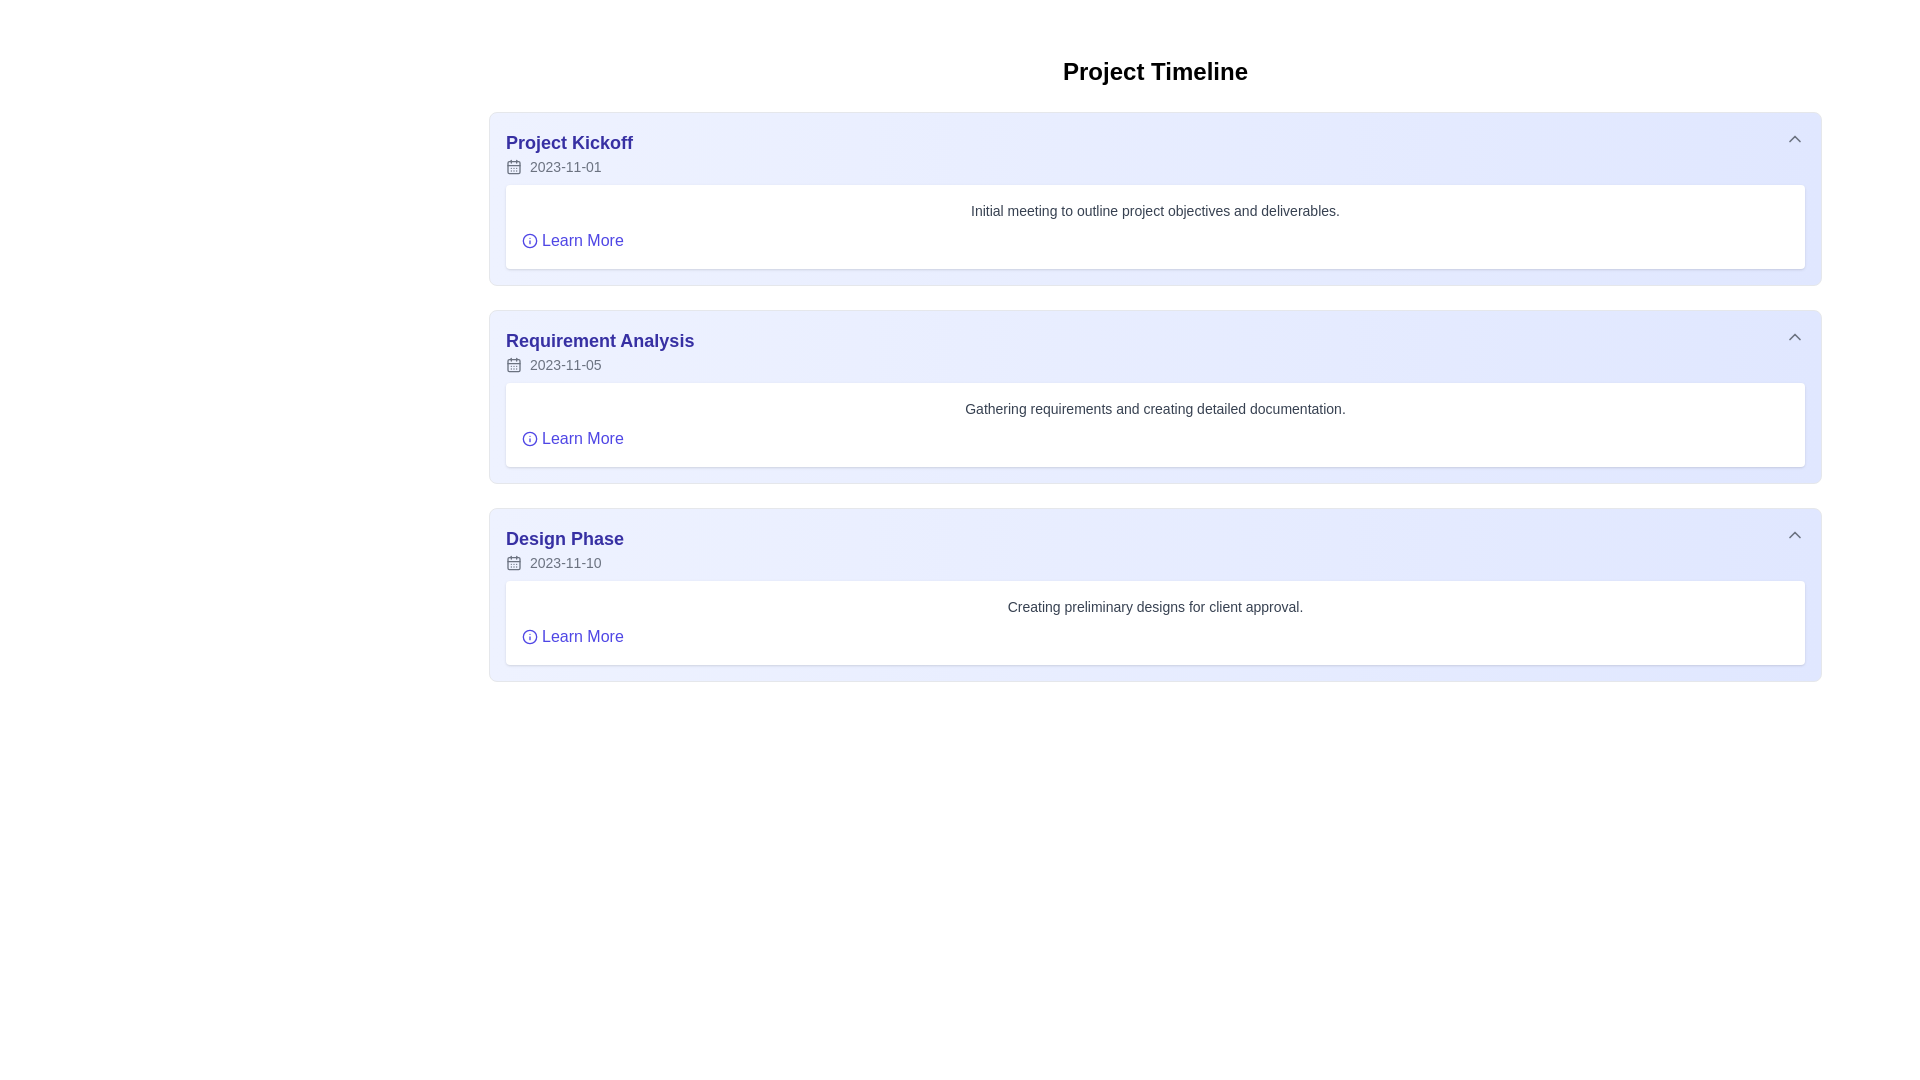  Describe the element at coordinates (513, 563) in the screenshot. I see `the small gray calendar icon located to the left of the date text '2023-11-10' within the 'Design Phase' section of the 'Project Timeline'` at that location.